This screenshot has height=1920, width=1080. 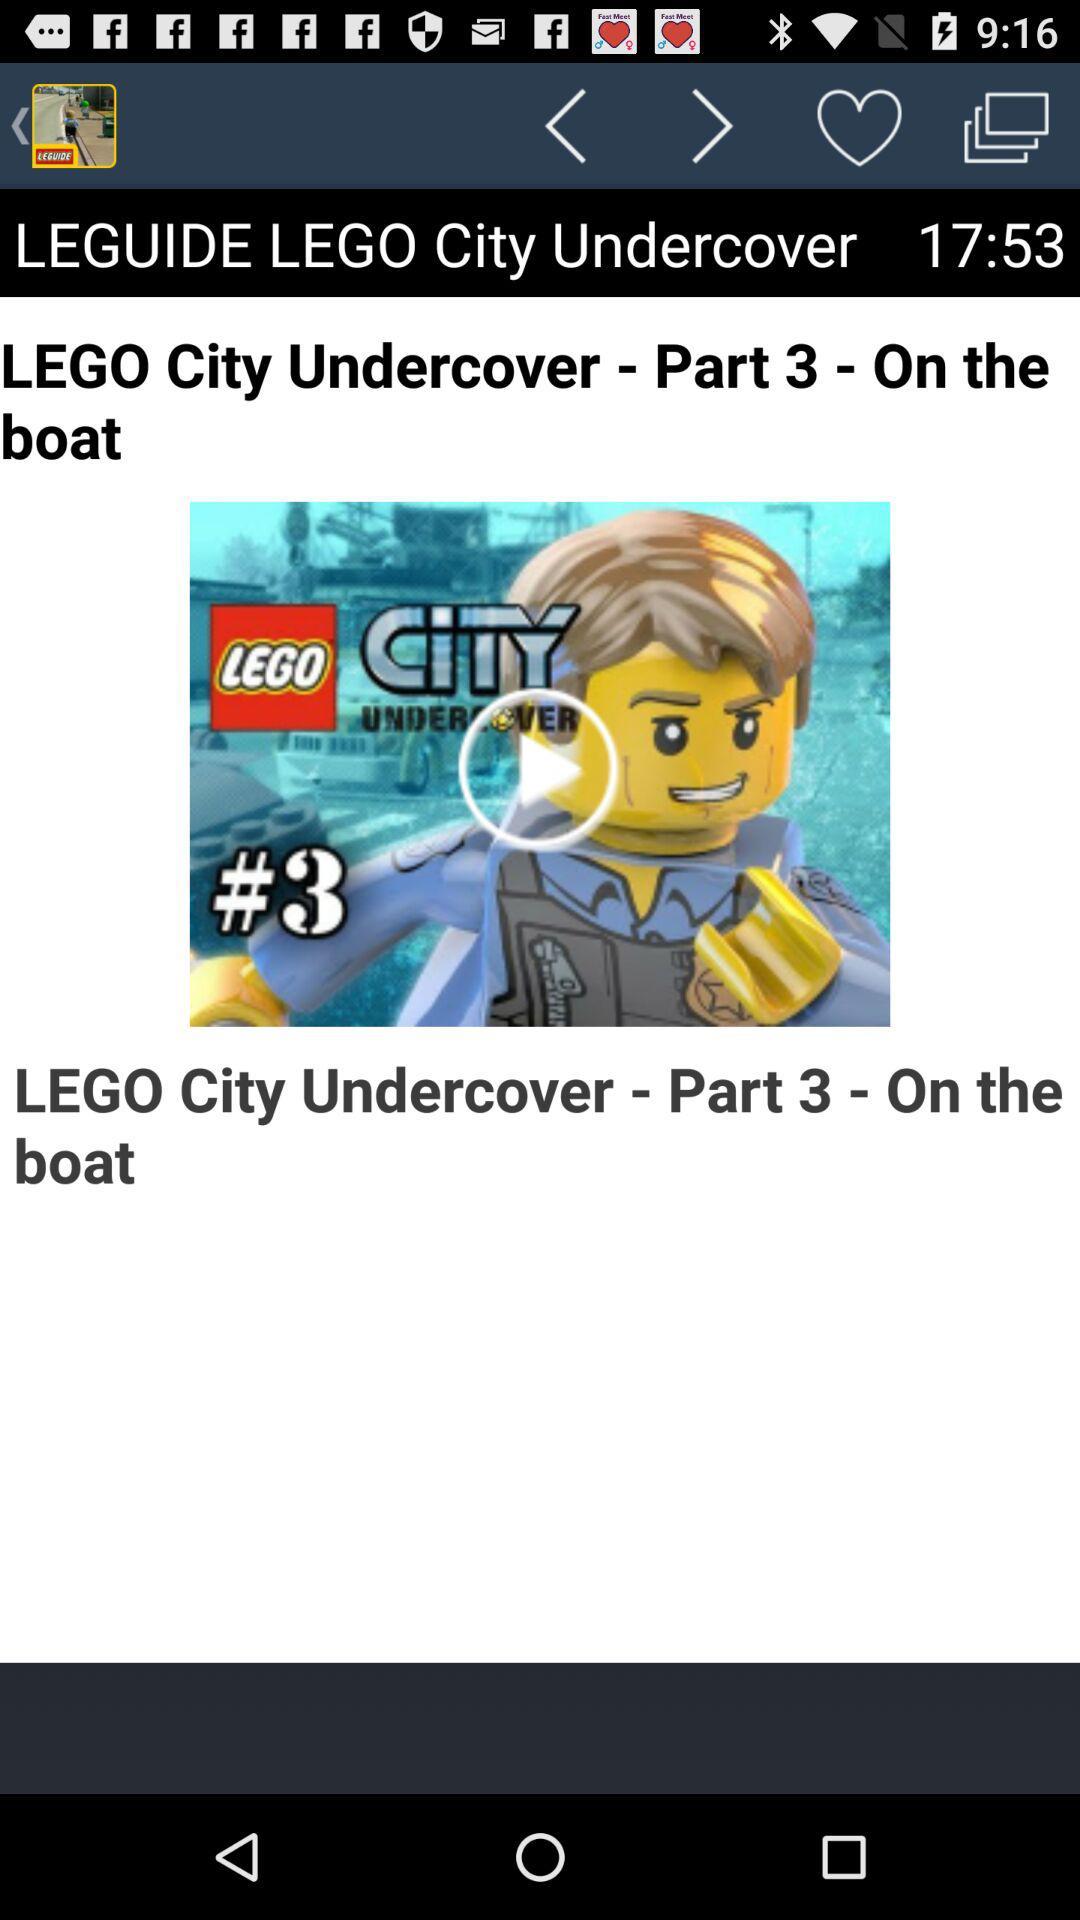 I want to click on the item below the lego city undercover app, so click(x=540, y=1727).